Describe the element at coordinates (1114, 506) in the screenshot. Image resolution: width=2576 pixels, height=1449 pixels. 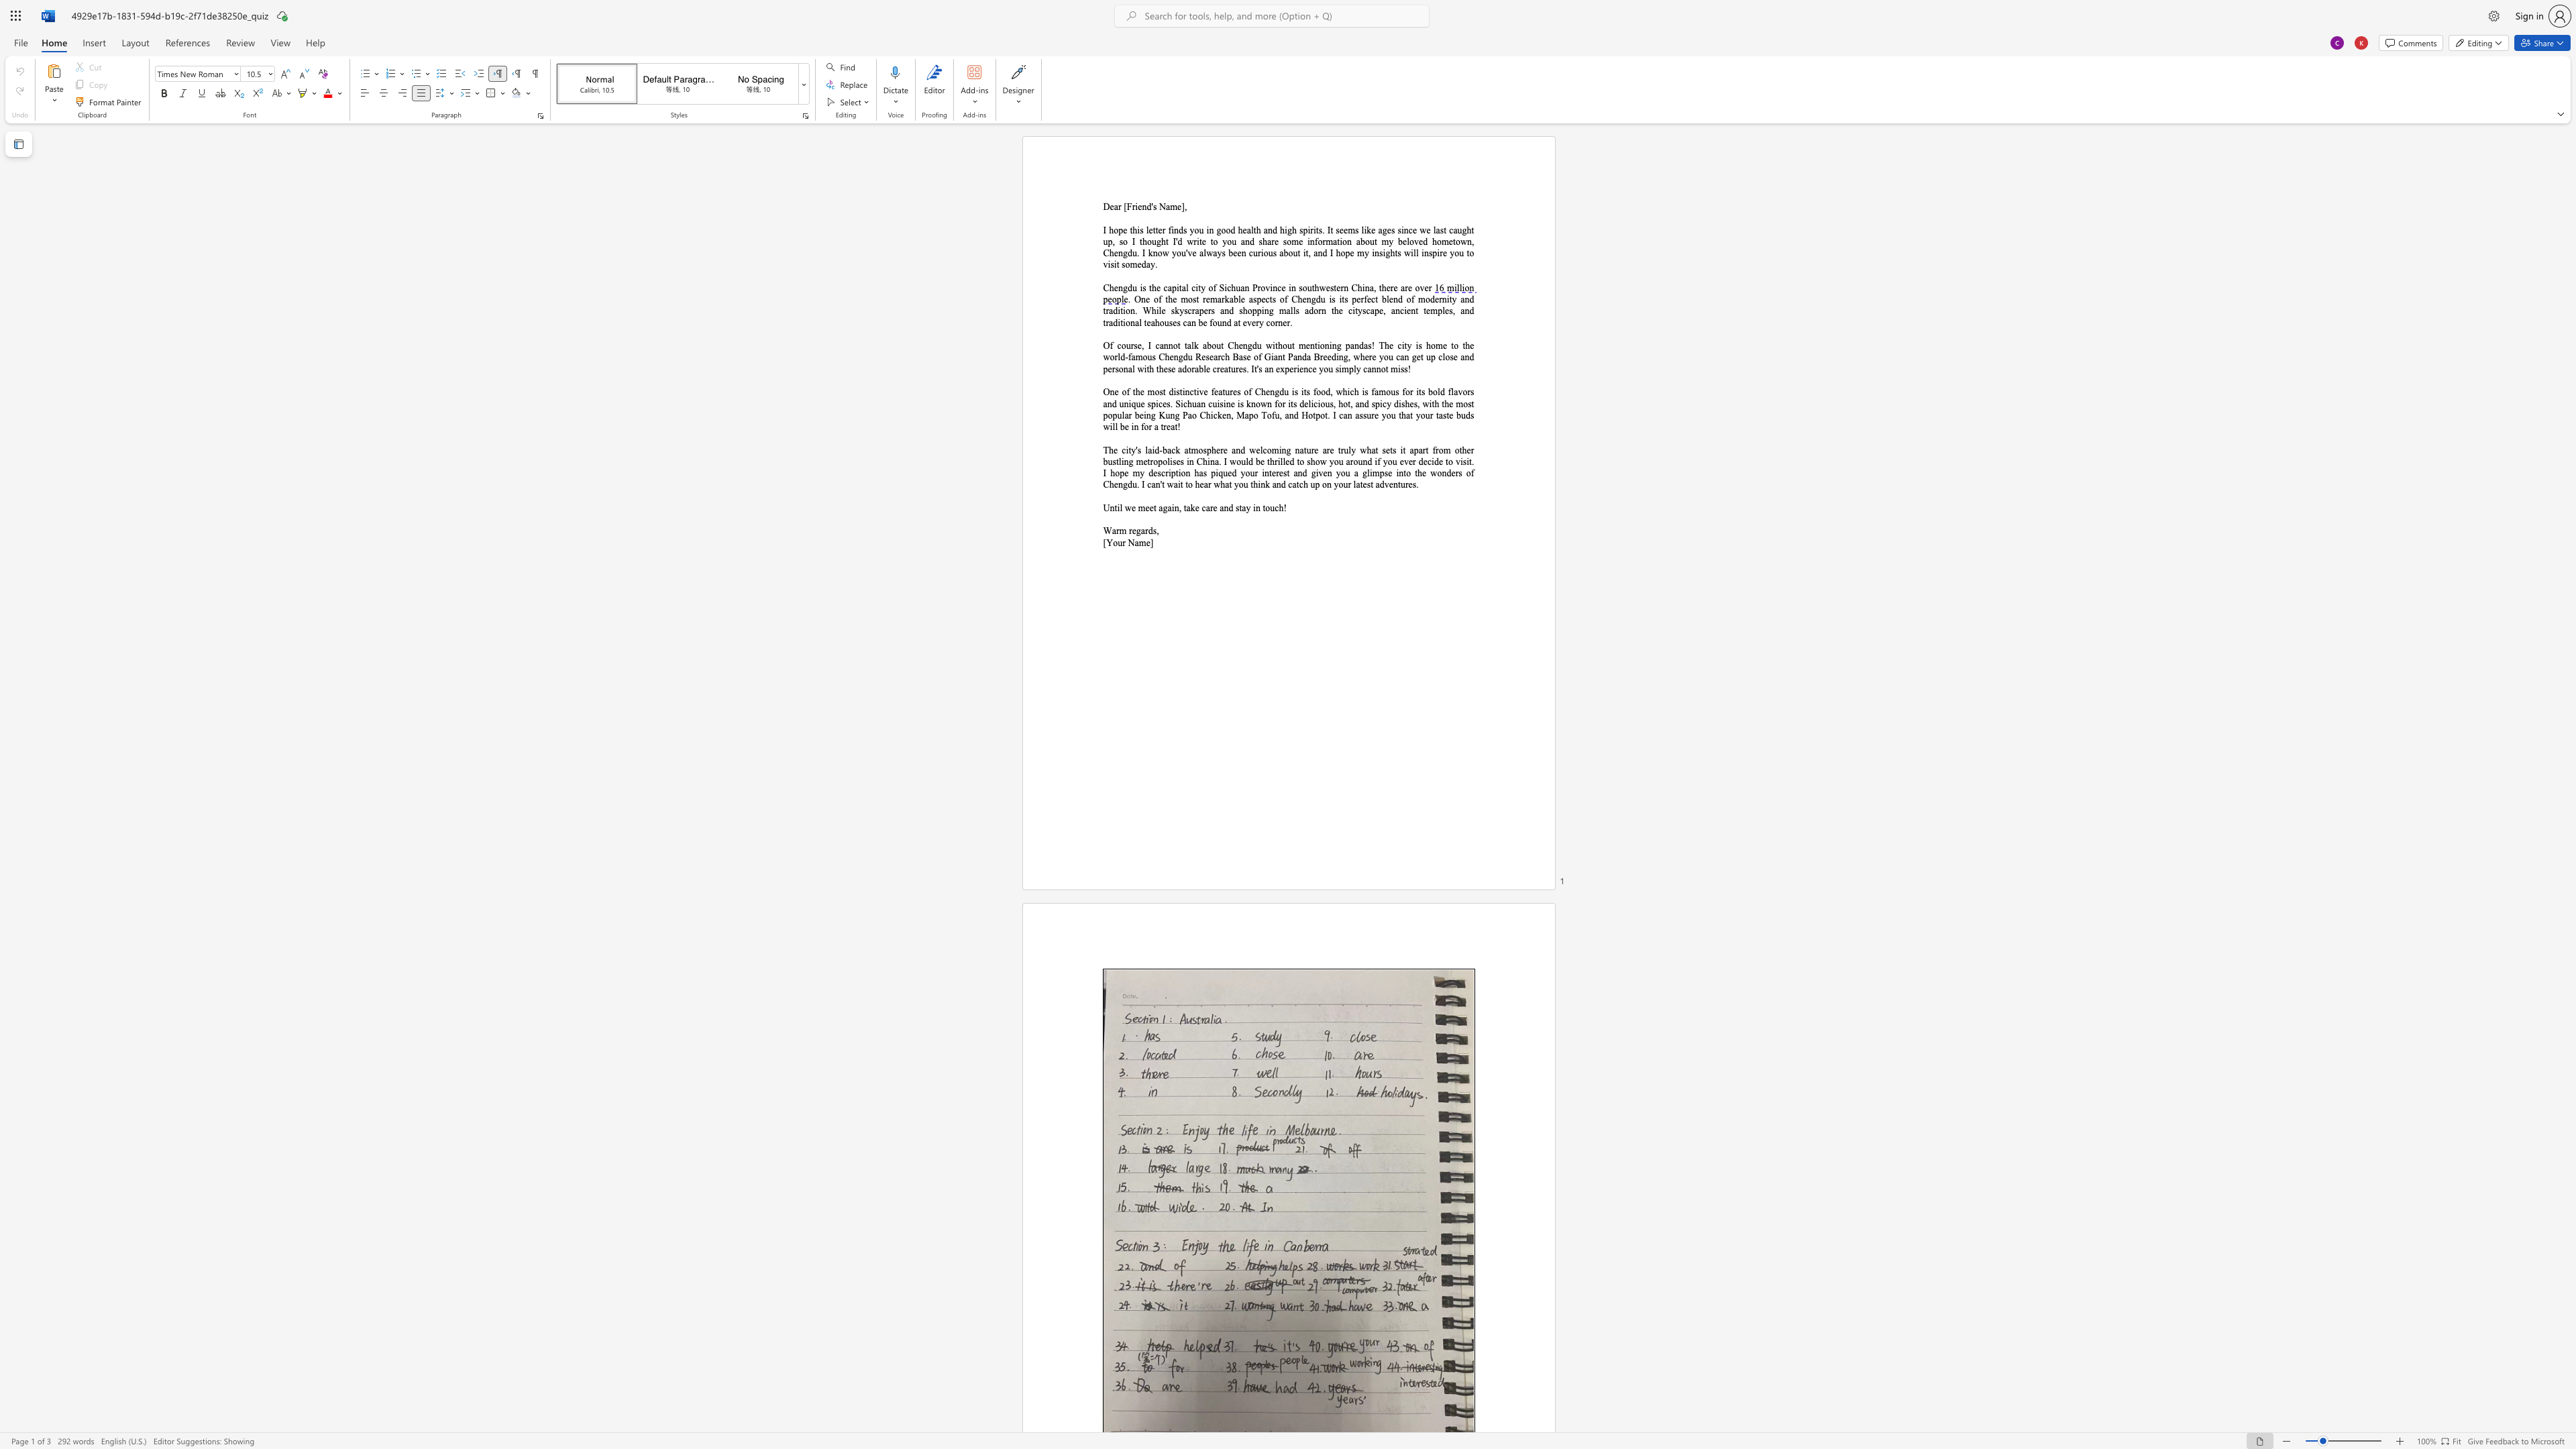
I see `the space between the continuous character "n" and "t" in the text` at that location.